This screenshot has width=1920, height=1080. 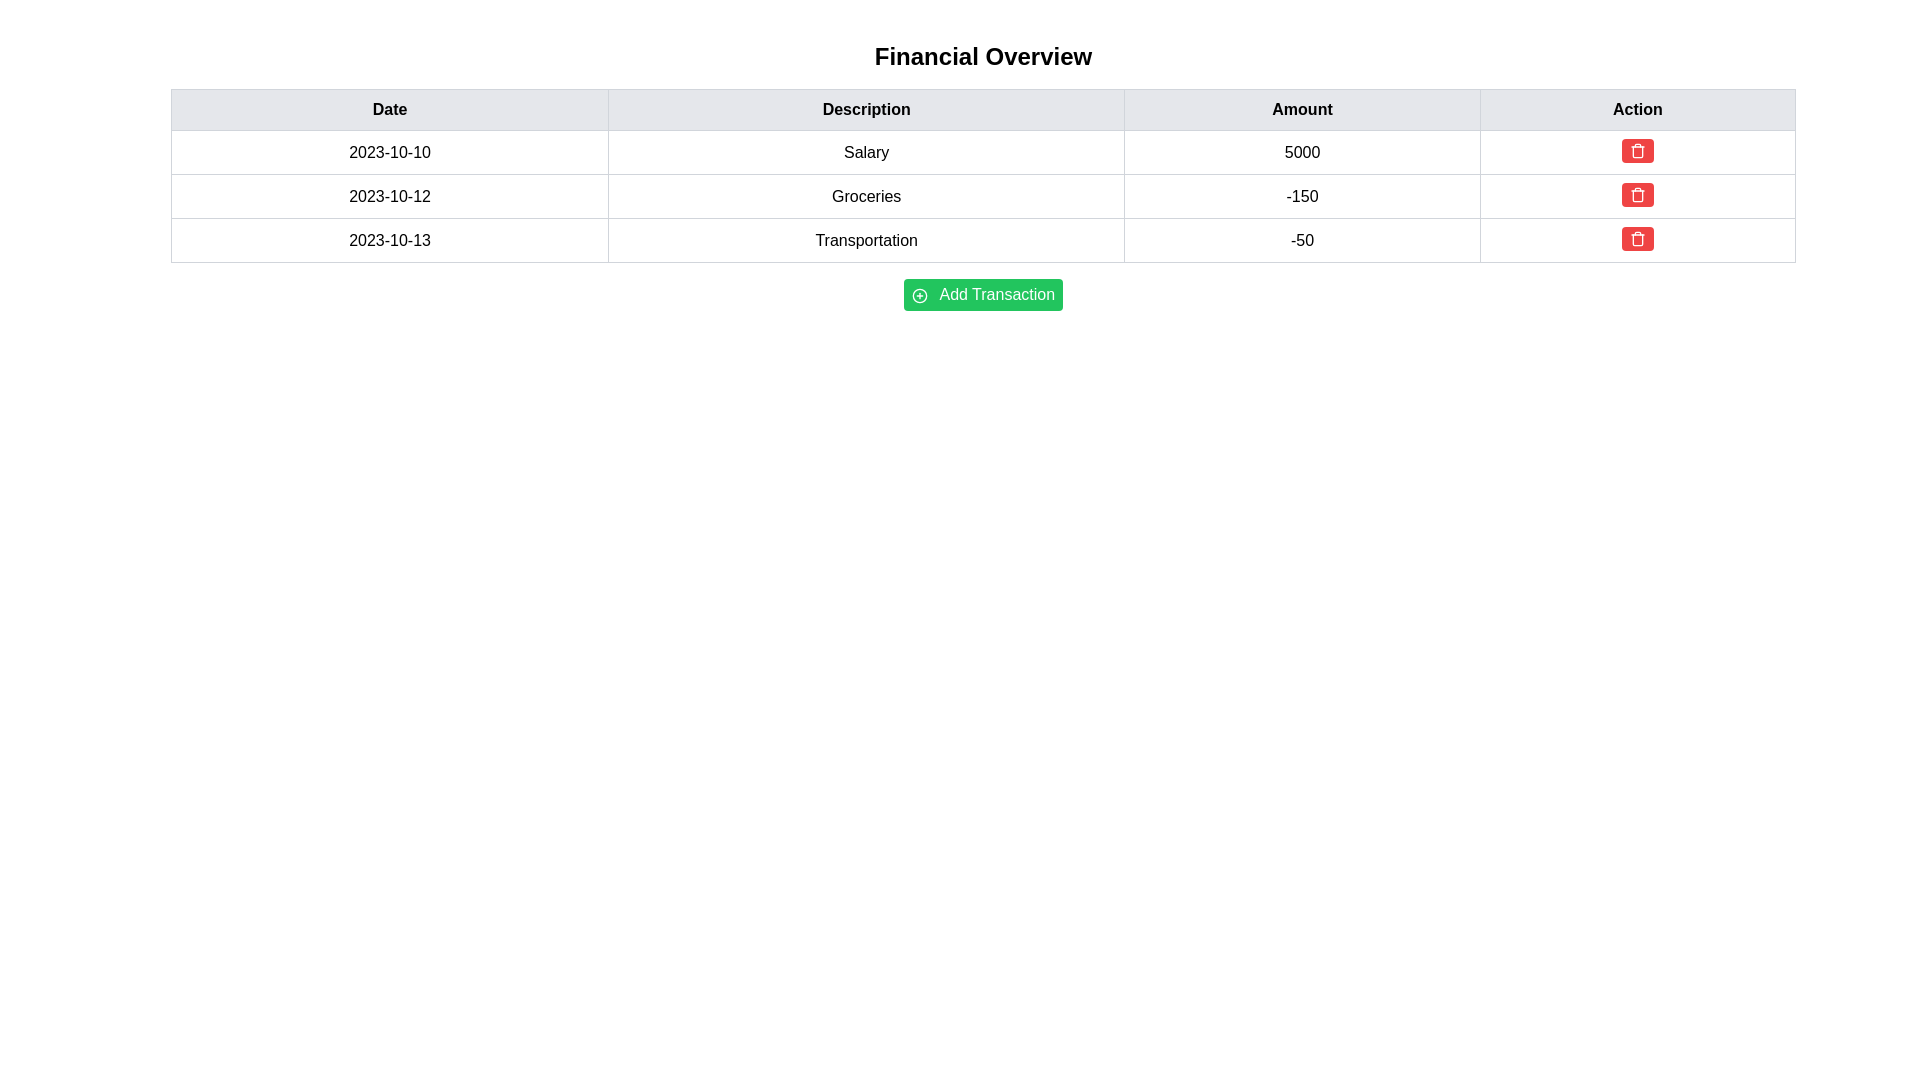 I want to click on the trash bin icon in the third row of the table corresponding to the 'Transportation' entry, which represents the delete action, so click(x=1637, y=239).